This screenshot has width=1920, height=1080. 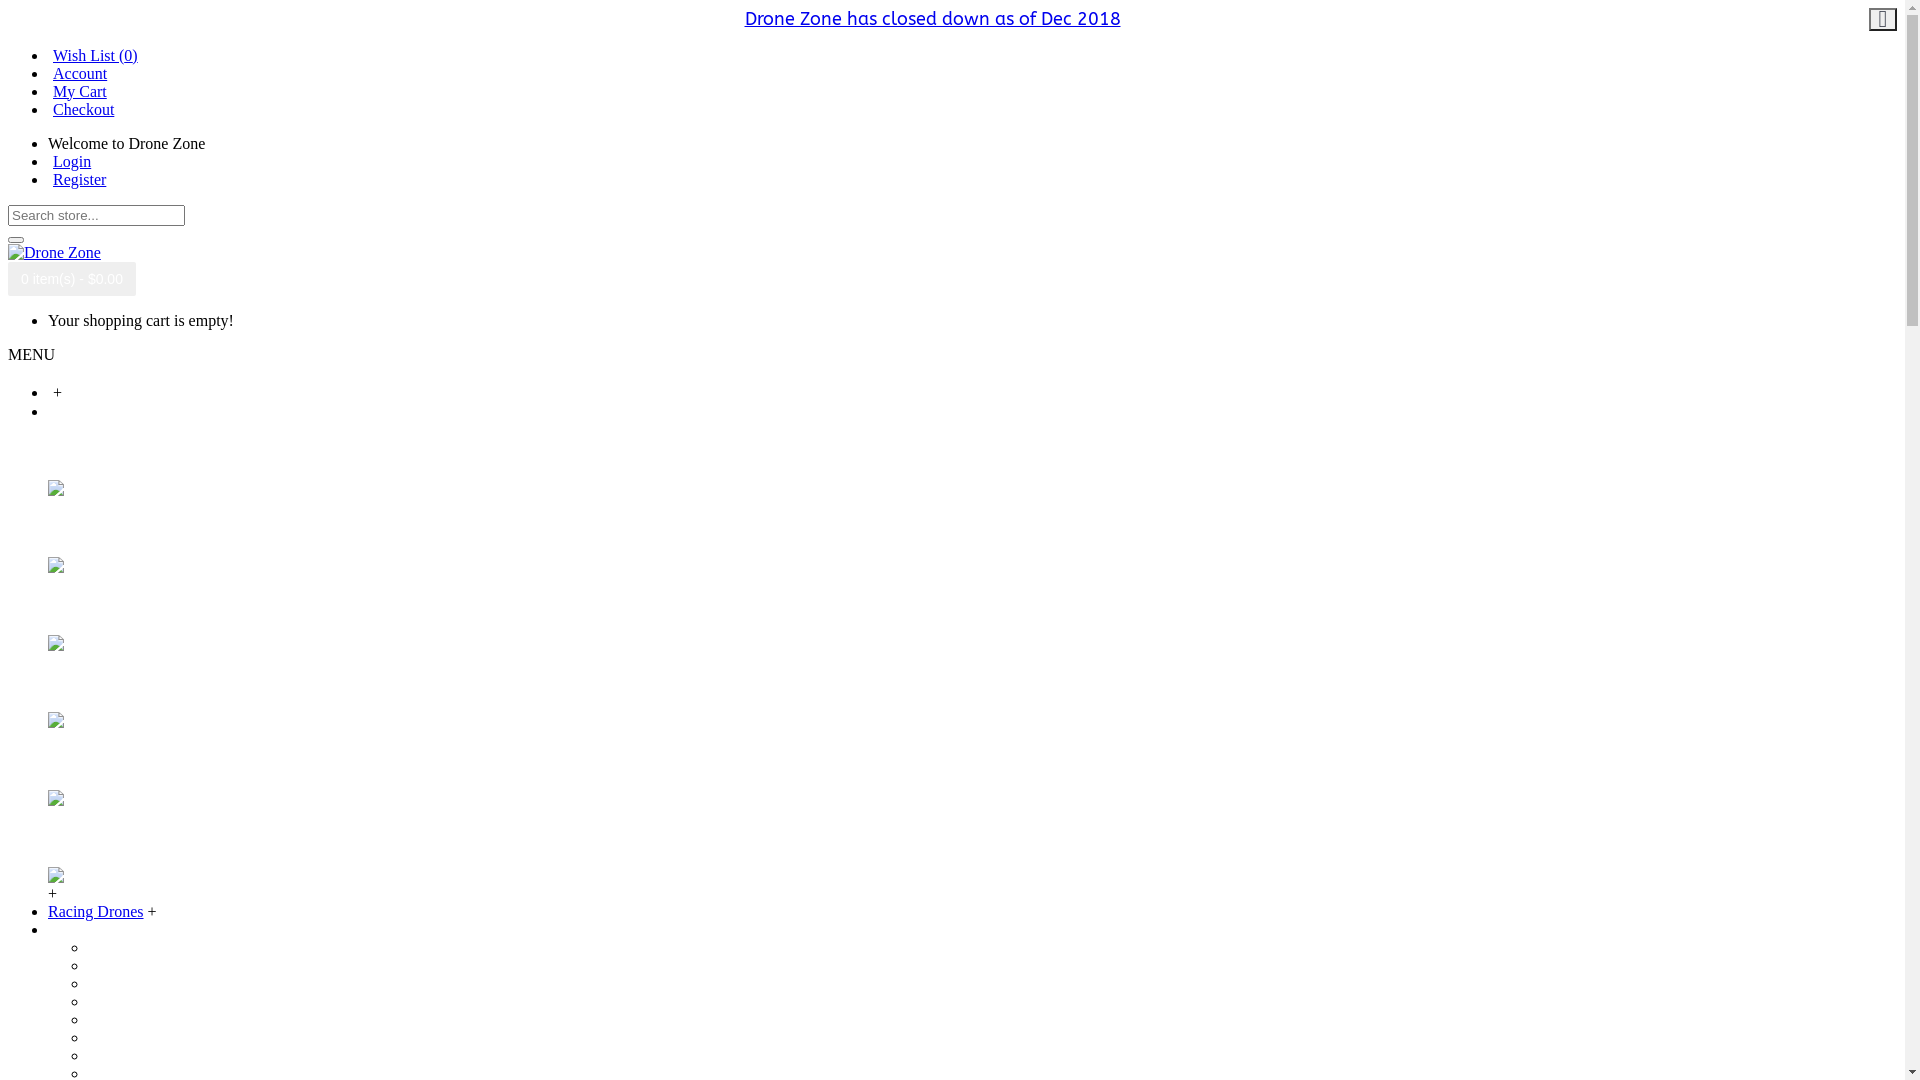 I want to click on 'DJI Phantom 3', so click(x=134, y=982).